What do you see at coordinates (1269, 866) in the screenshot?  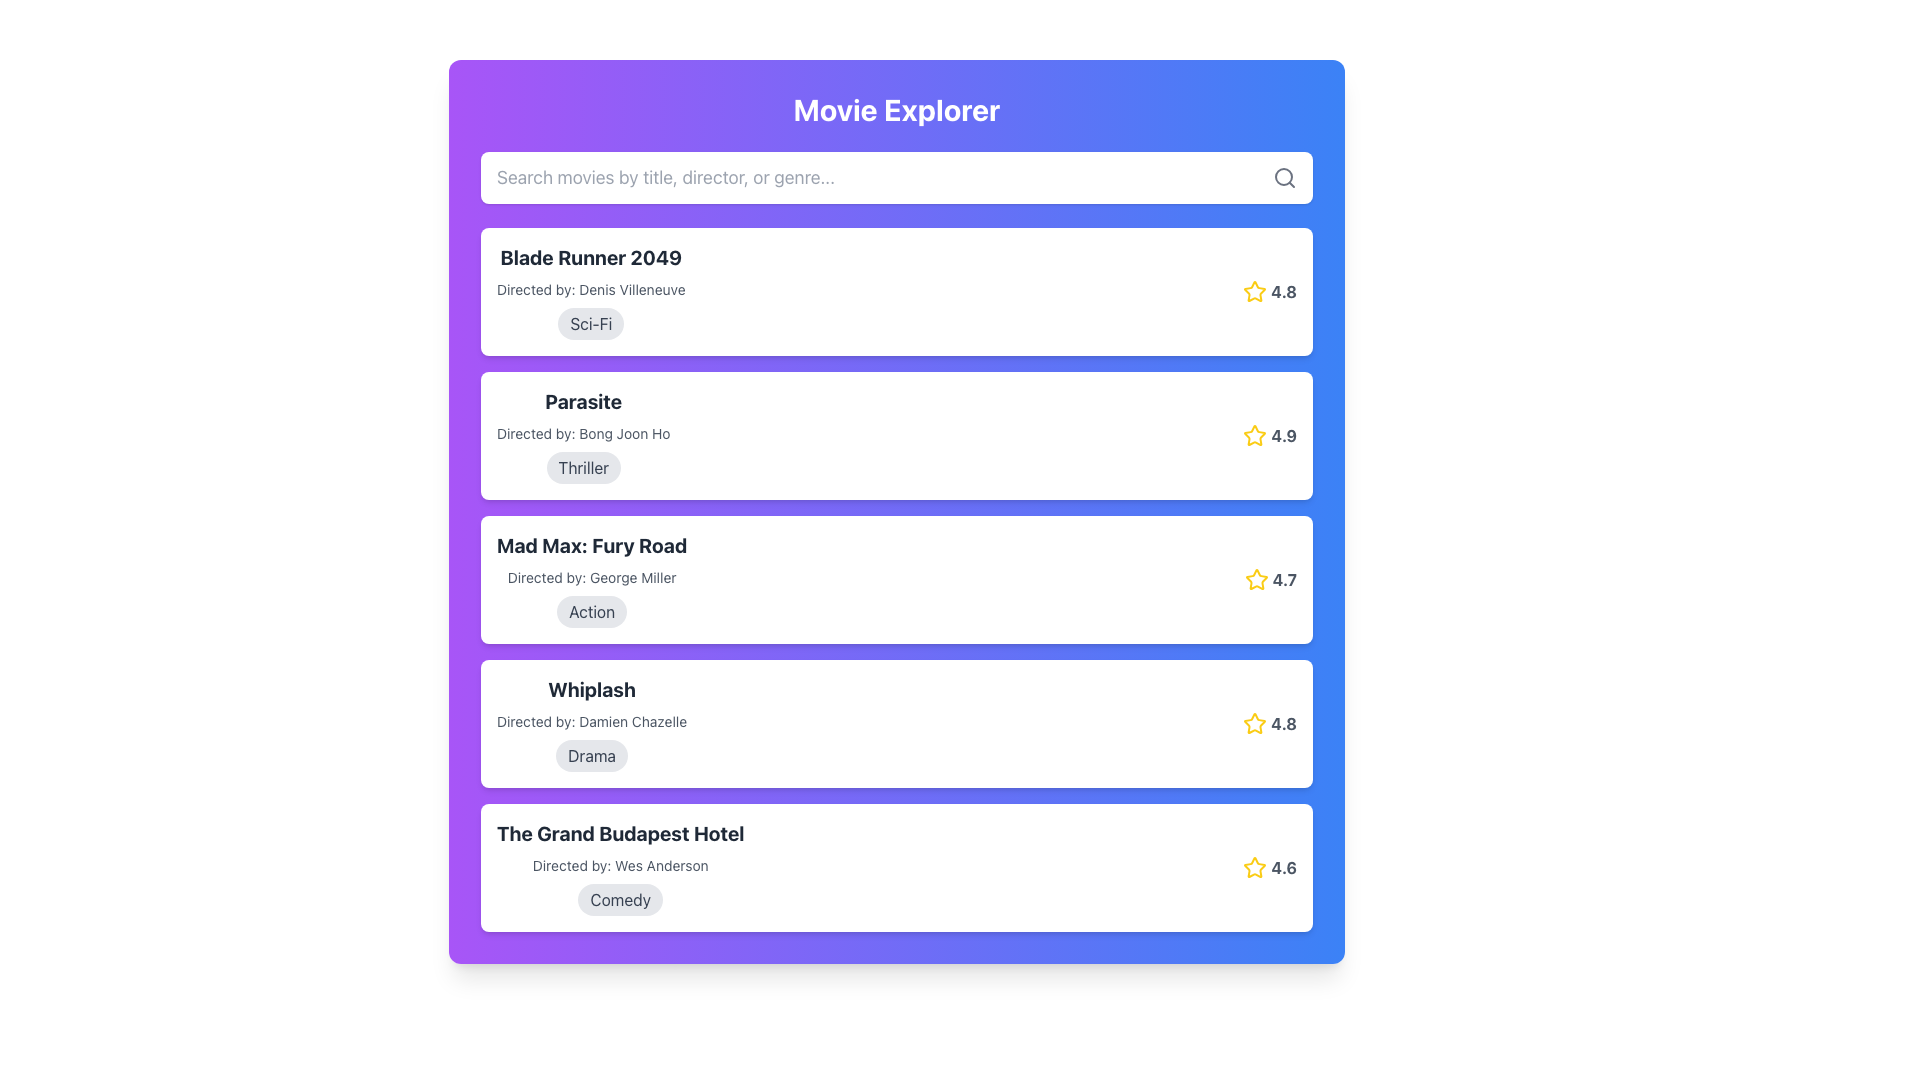 I see `the star icon in the rating indicator located at the bottom-right corner of the card for 'The Grand Budapest Hotel'` at bounding box center [1269, 866].